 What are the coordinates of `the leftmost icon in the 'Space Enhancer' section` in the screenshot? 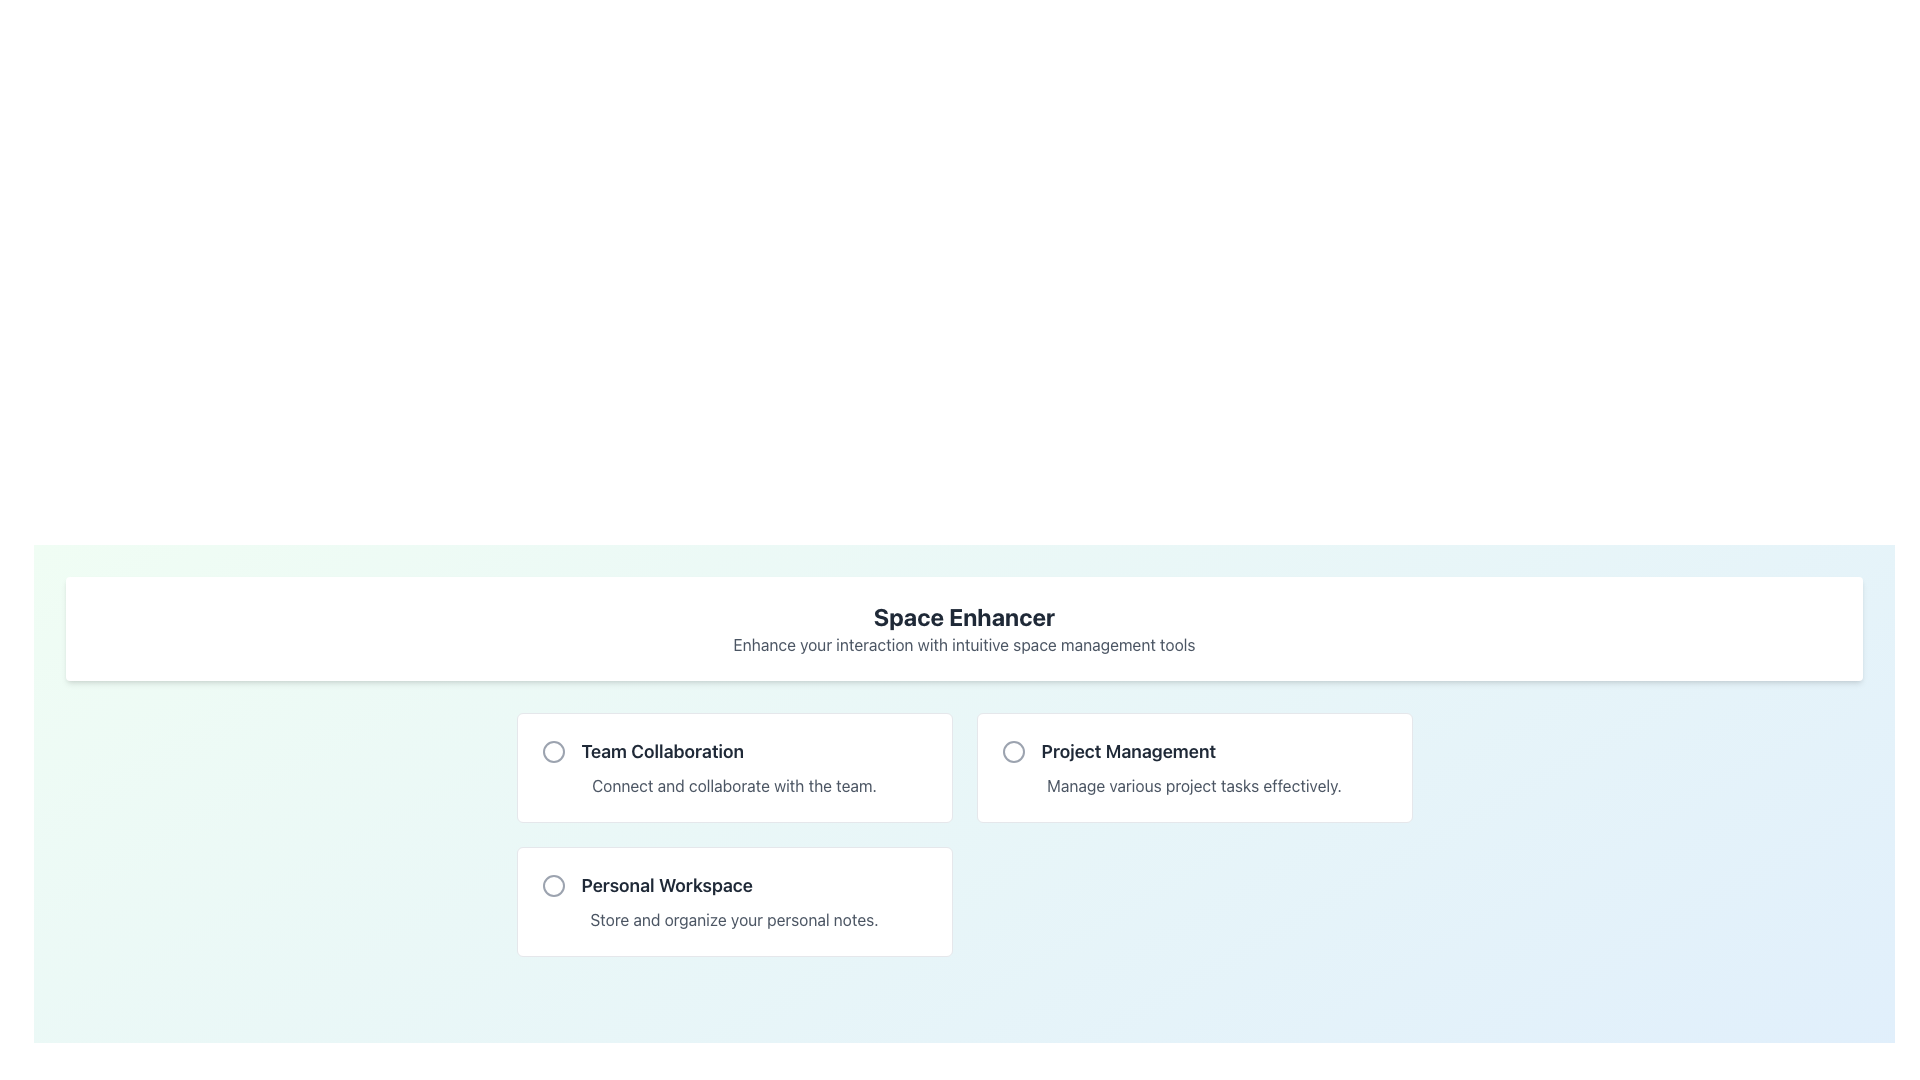 It's located at (553, 885).